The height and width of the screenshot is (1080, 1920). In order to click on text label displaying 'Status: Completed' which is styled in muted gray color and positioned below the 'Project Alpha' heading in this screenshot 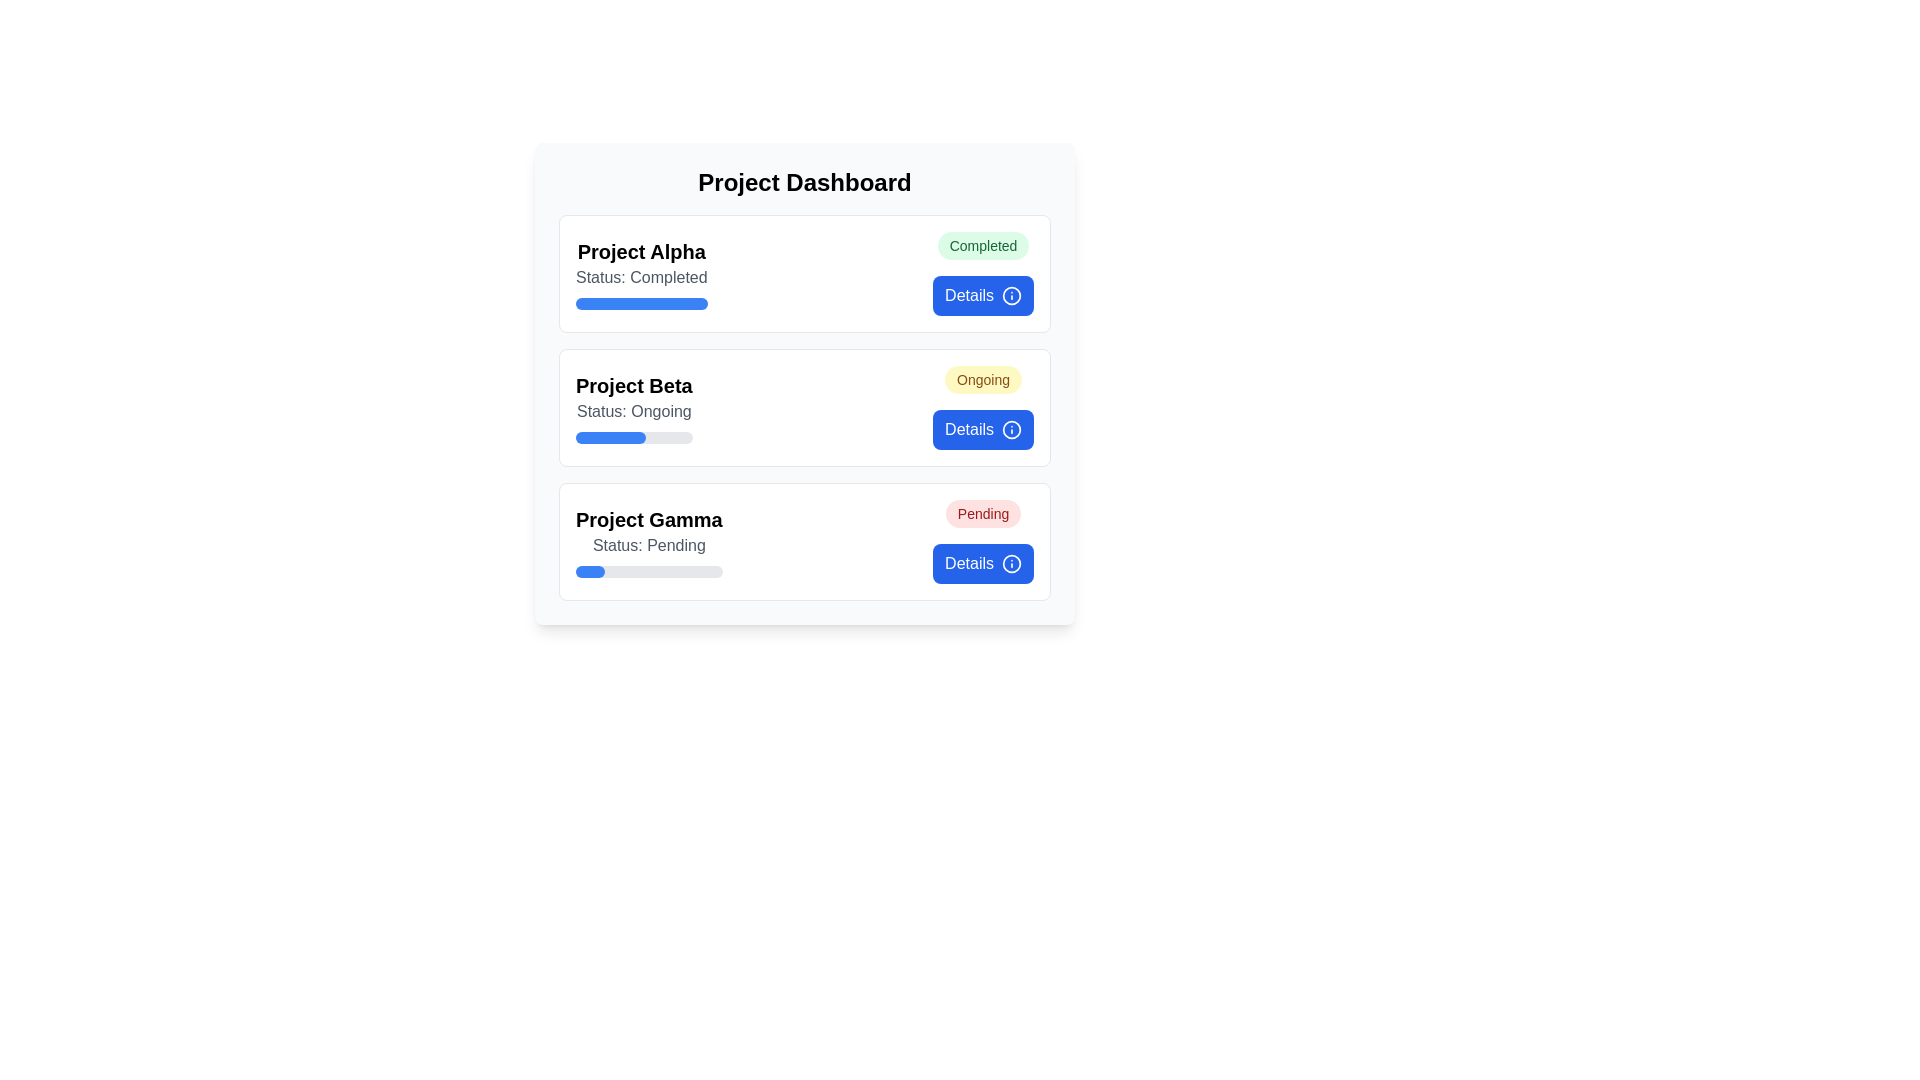, I will do `click(641, 277)`.